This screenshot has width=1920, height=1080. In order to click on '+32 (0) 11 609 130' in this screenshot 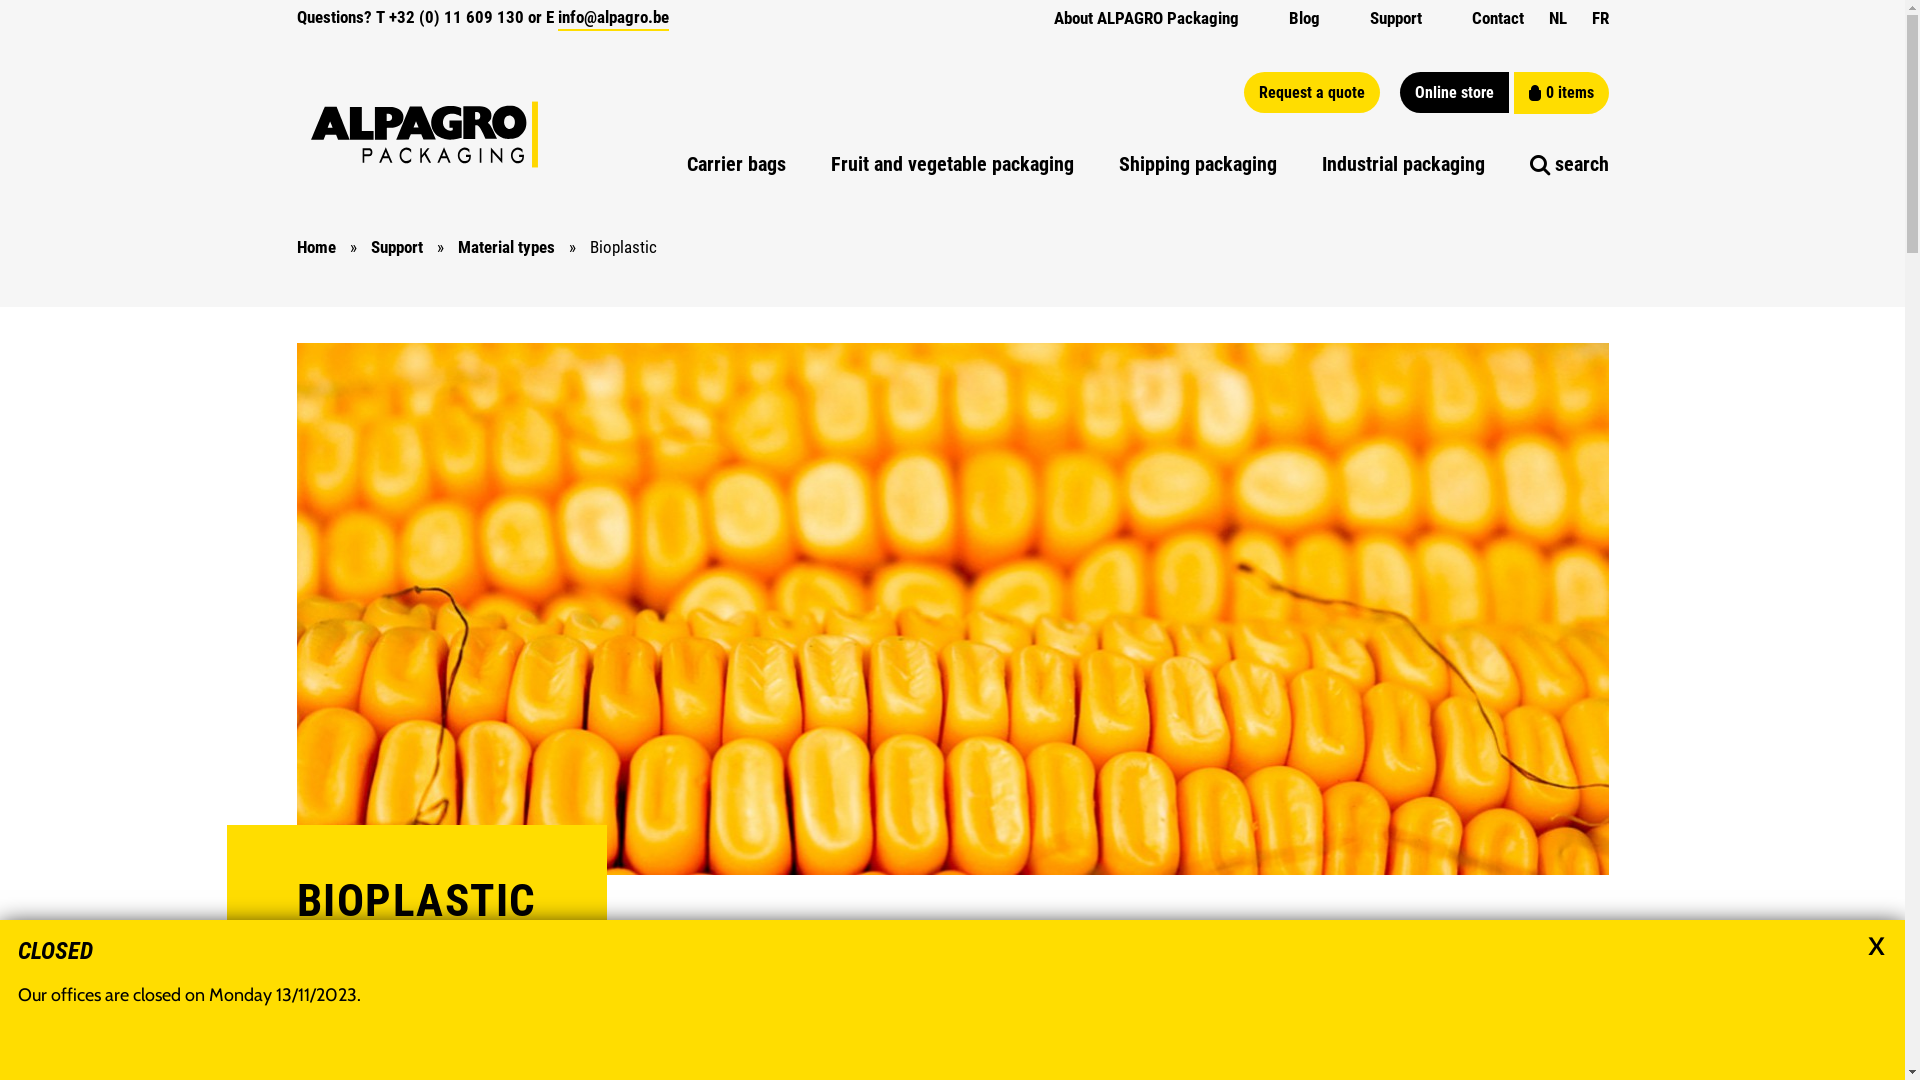, I will do `click(454, 16)`.